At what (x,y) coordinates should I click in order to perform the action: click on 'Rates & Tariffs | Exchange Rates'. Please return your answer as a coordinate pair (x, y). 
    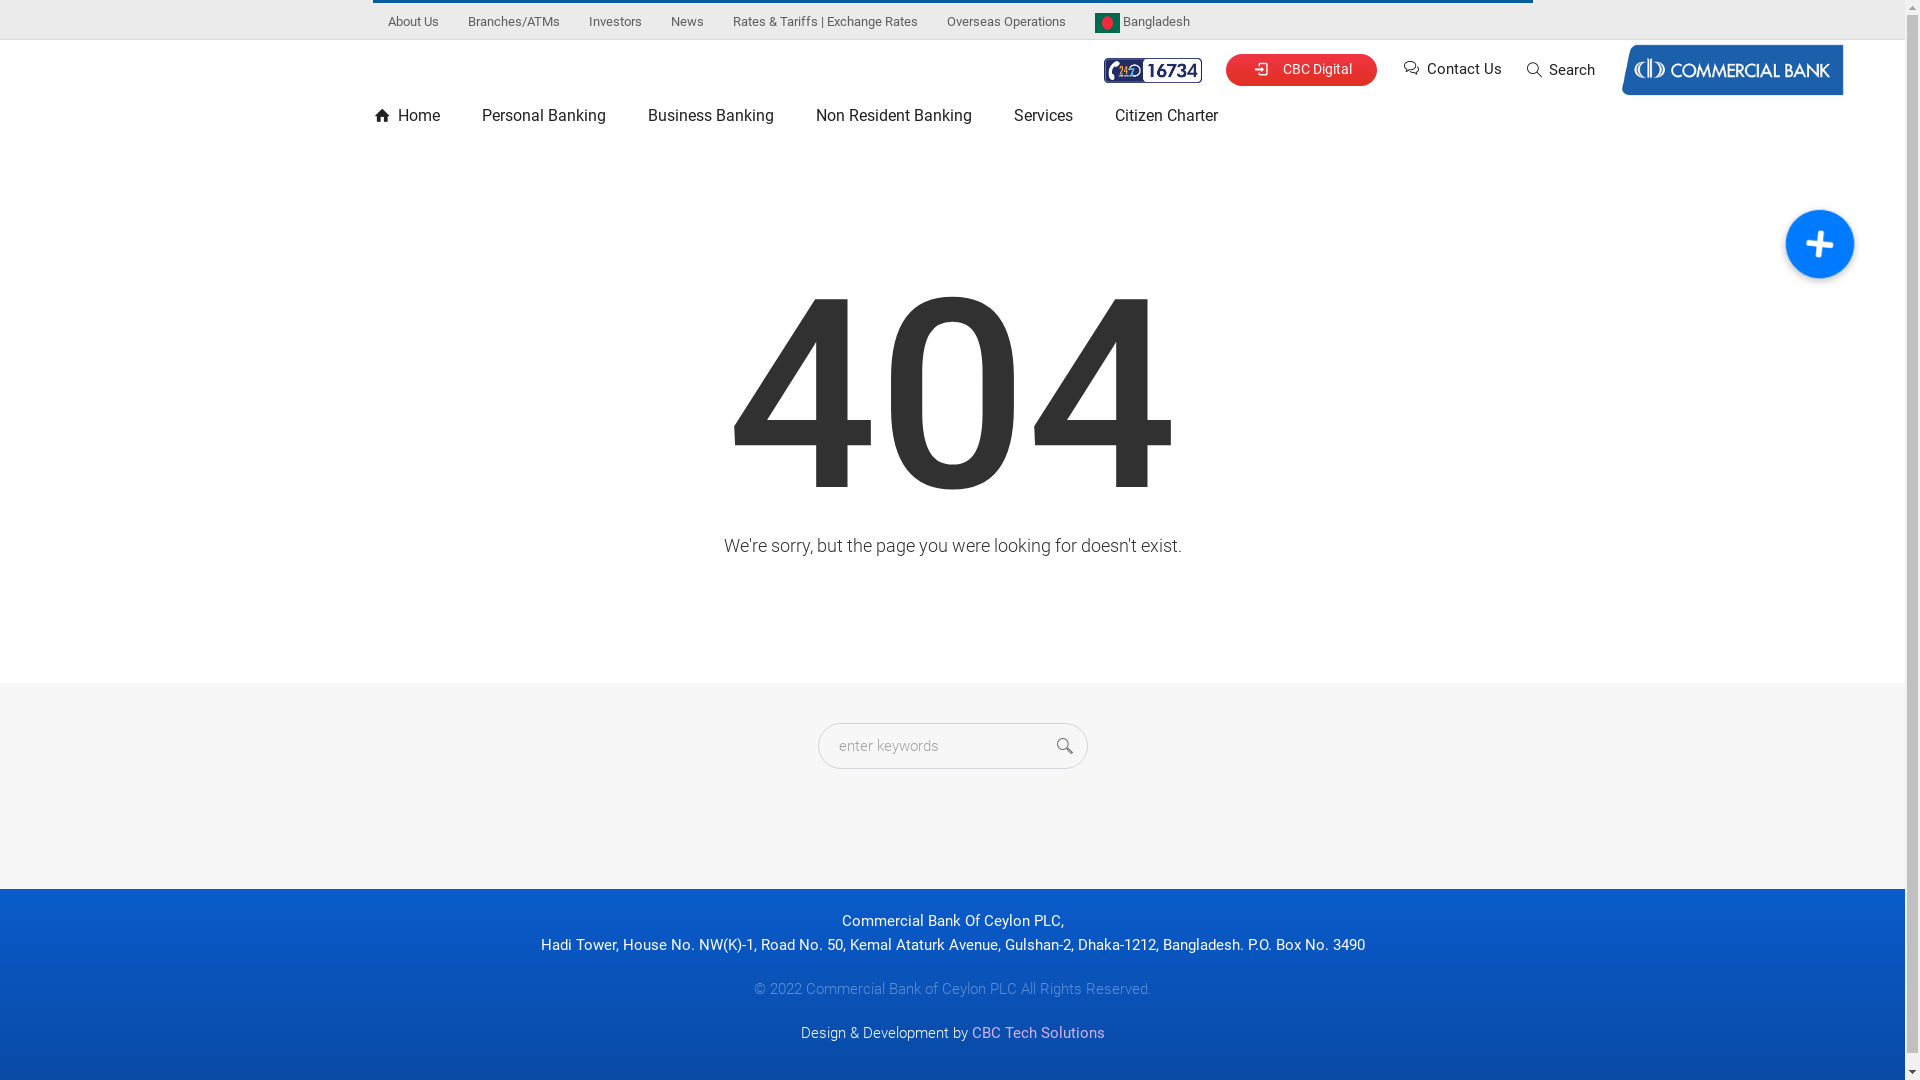
    Looking at the image, I should click on (824, 21).